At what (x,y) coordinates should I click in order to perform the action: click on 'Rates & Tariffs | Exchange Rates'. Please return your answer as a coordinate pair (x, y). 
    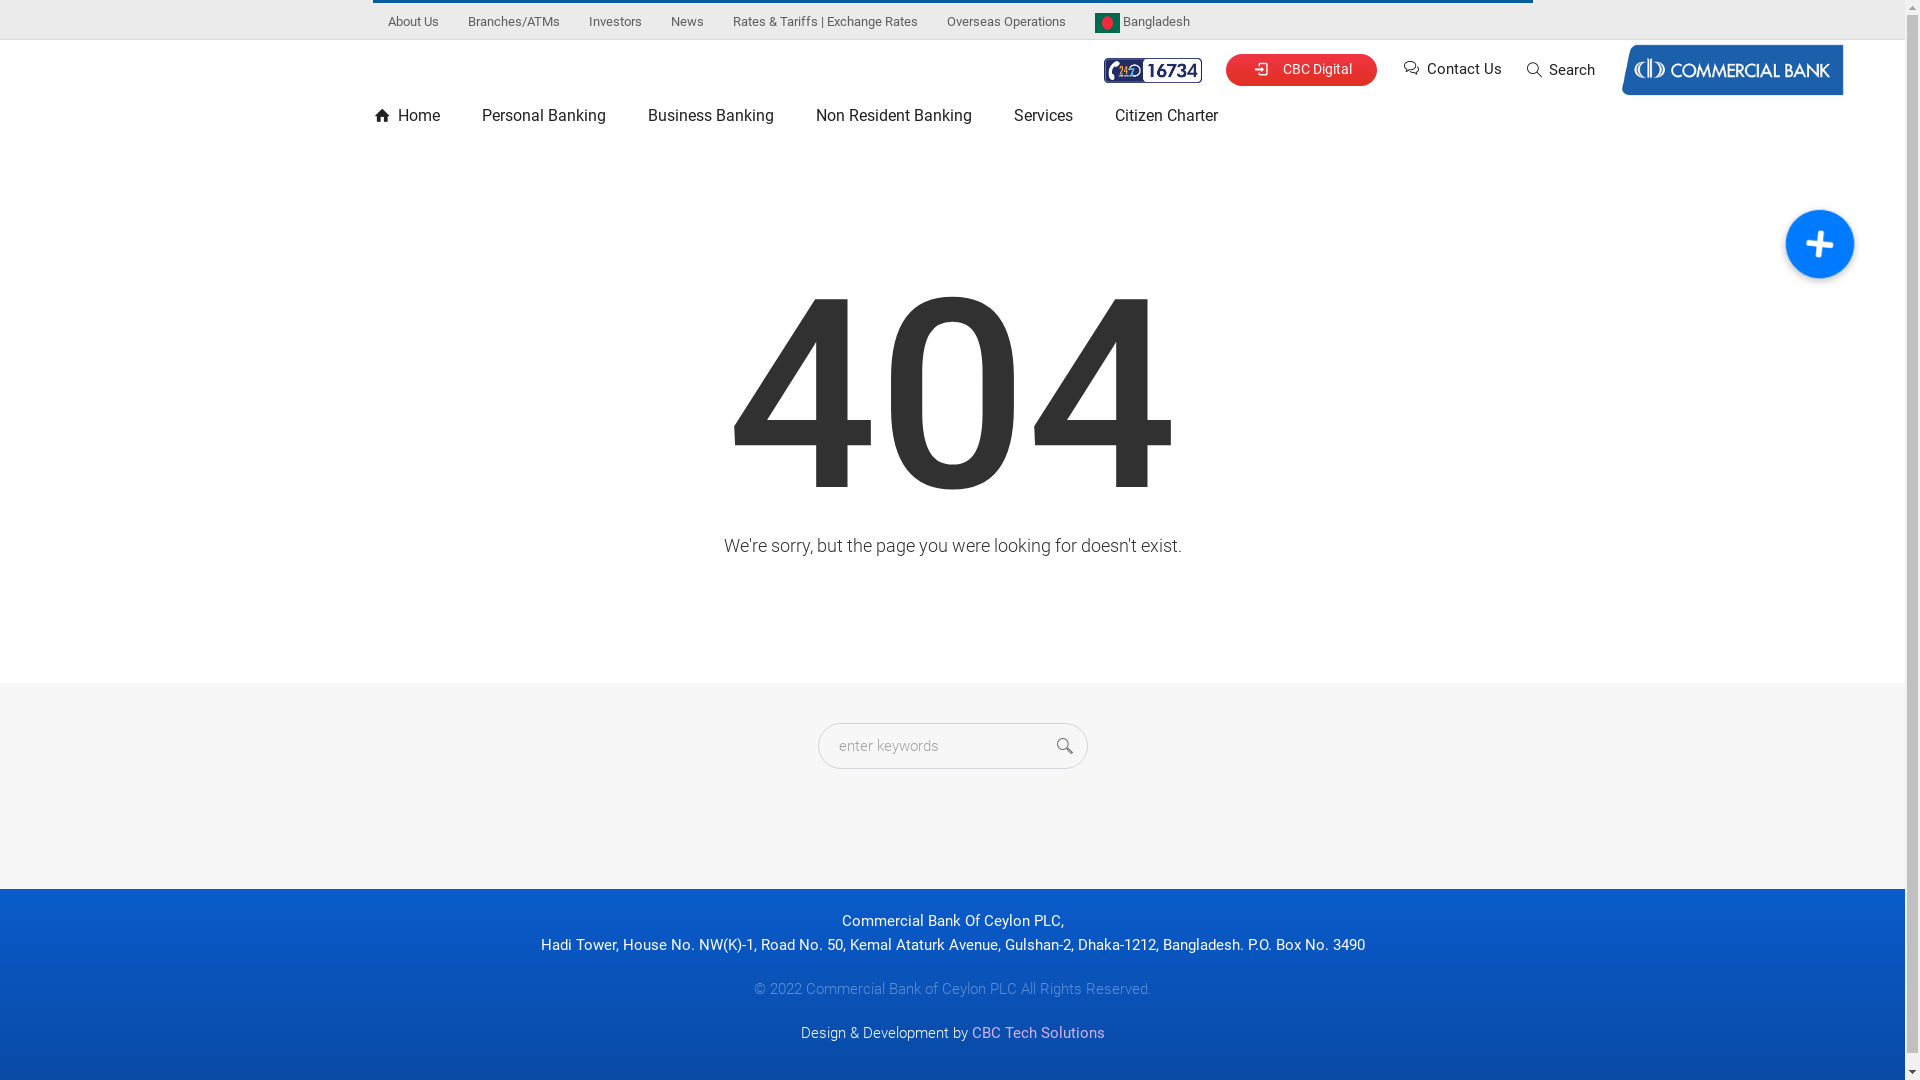
    Looking at the image, I should click on (824, 21).